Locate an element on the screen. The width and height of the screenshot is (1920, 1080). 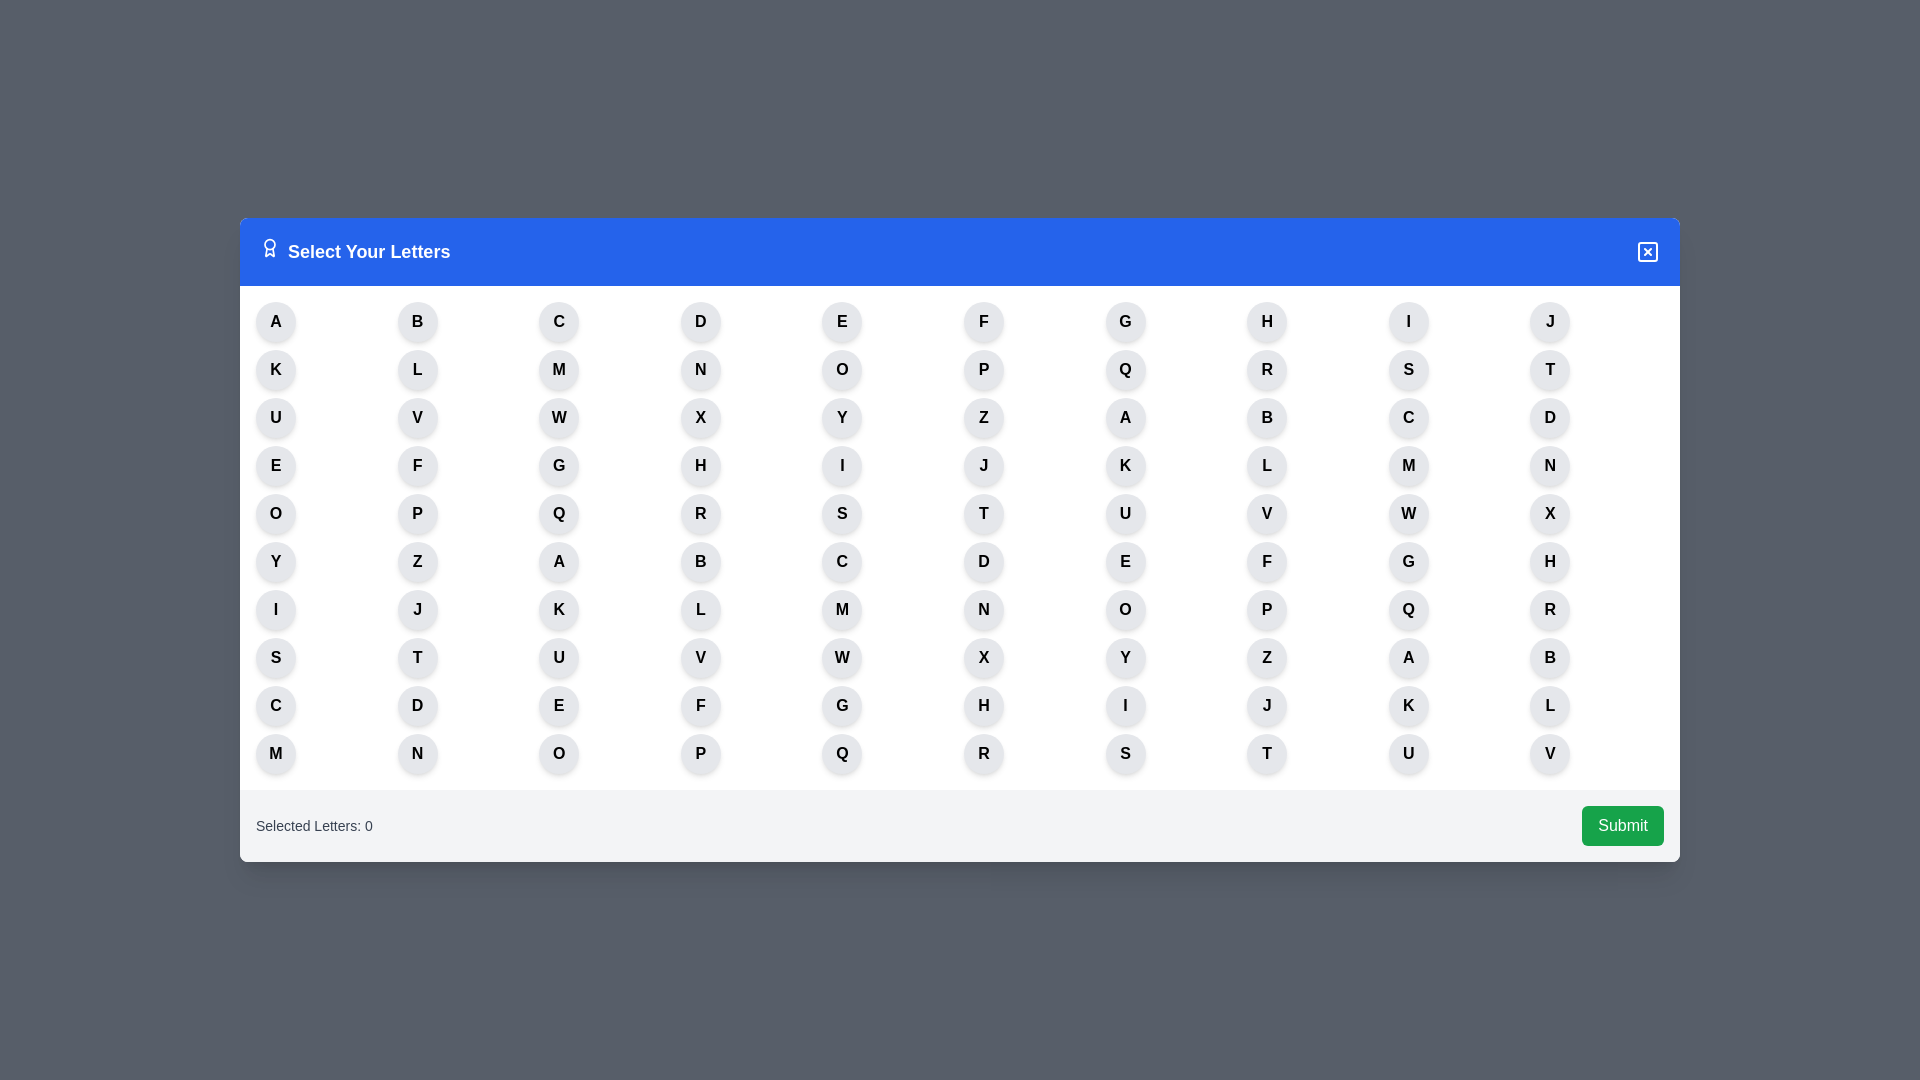
the submit button to finalize the selection is located at coordinates (1622, 825).